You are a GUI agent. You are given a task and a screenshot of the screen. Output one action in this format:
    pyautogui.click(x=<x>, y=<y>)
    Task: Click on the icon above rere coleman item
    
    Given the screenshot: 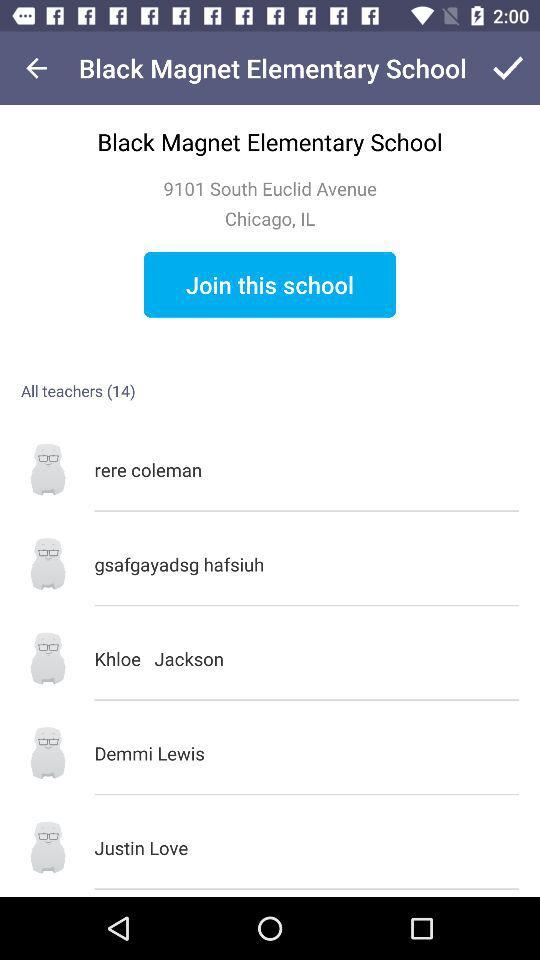 What is the action you would take?
    pyautogui.click(x=270, y=283)
    